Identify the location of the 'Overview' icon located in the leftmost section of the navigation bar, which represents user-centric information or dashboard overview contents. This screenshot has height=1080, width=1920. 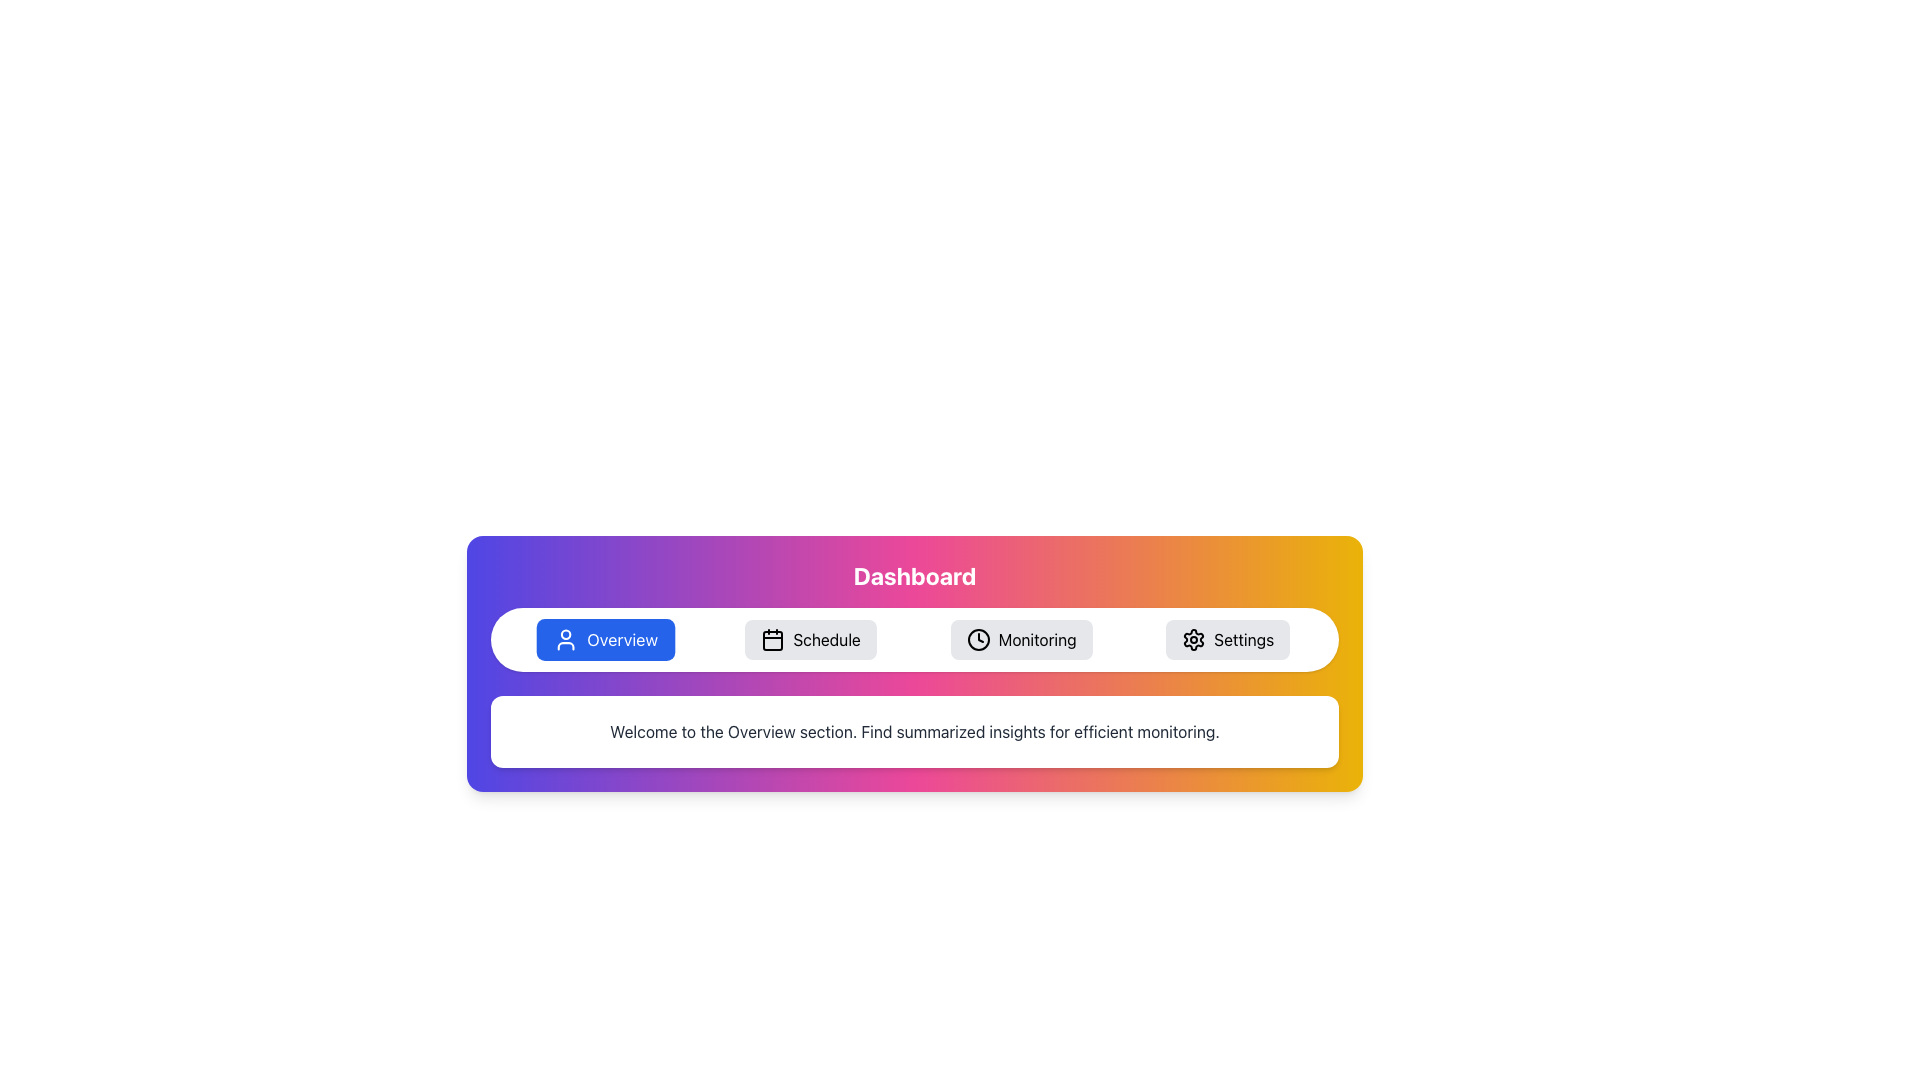
(565, 640).